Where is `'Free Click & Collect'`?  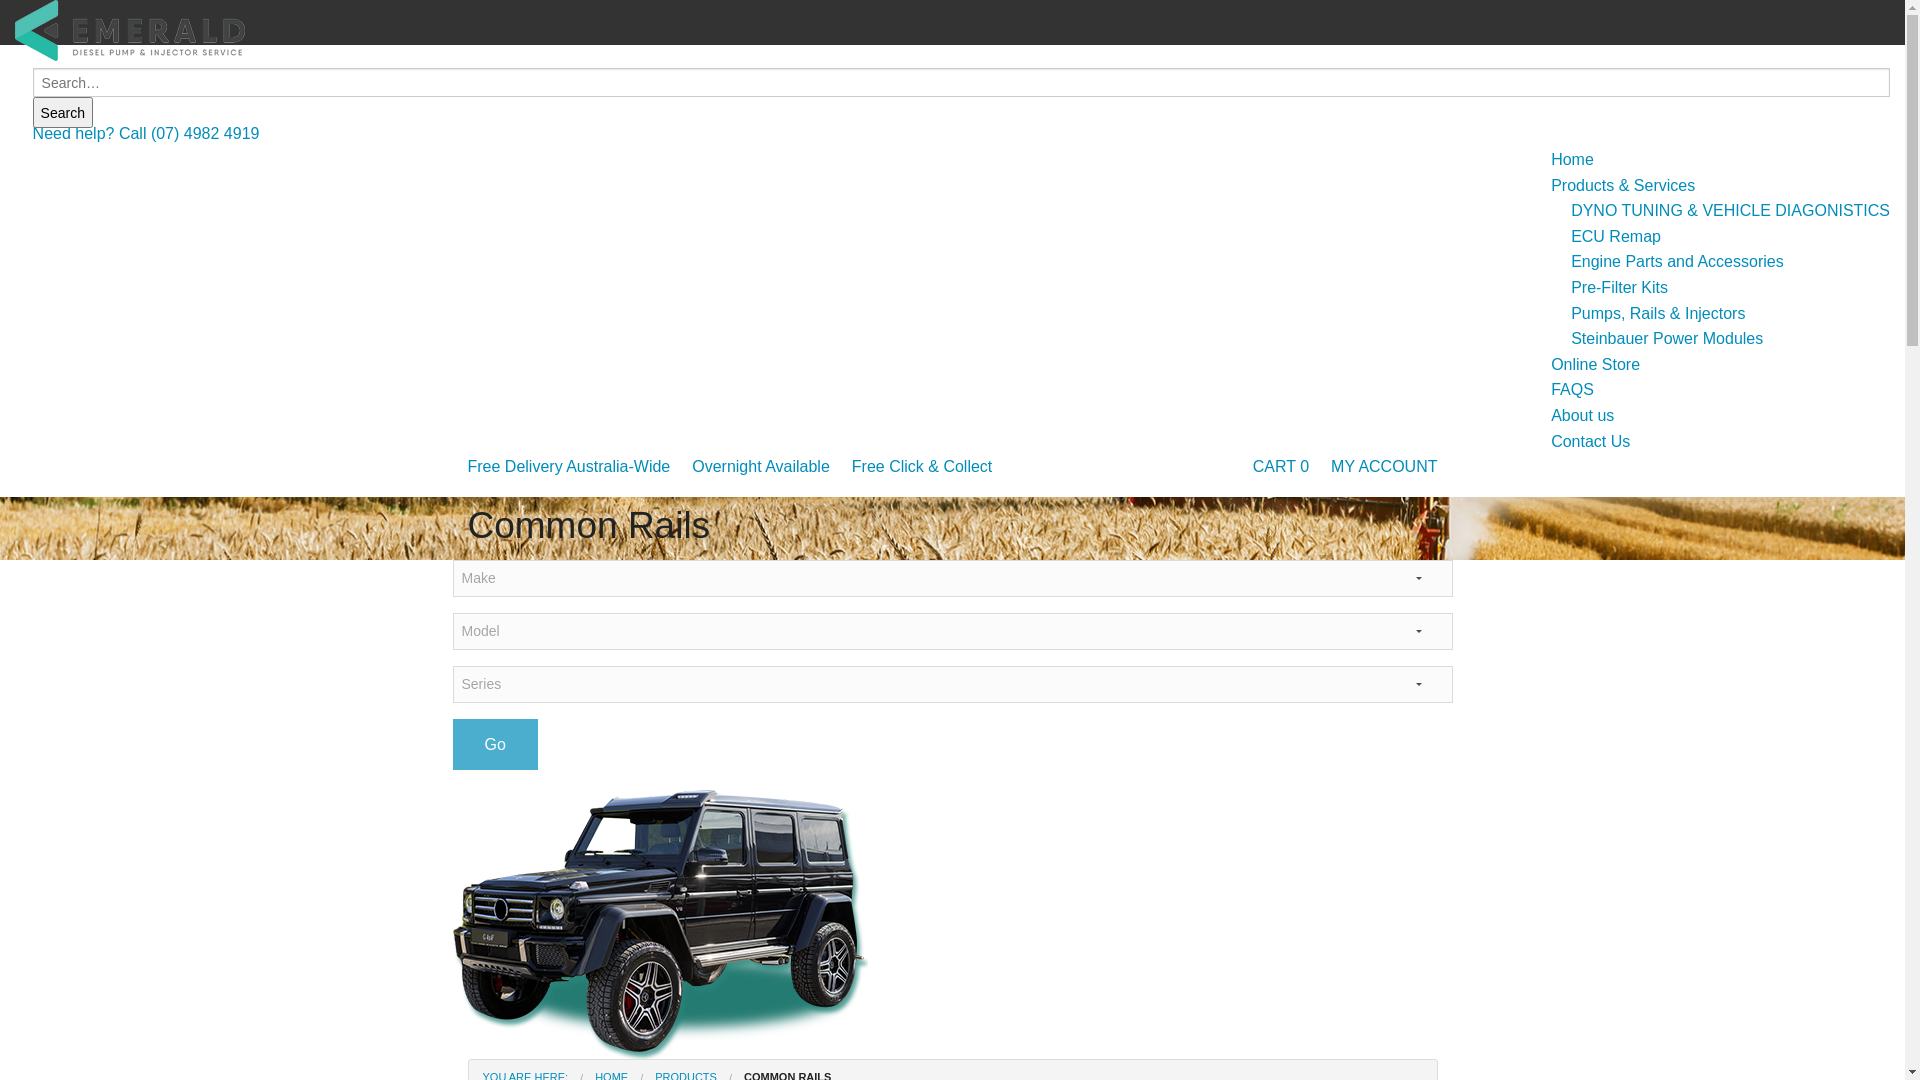
'Free Click & Collect' is located at coordinates (920, 466).